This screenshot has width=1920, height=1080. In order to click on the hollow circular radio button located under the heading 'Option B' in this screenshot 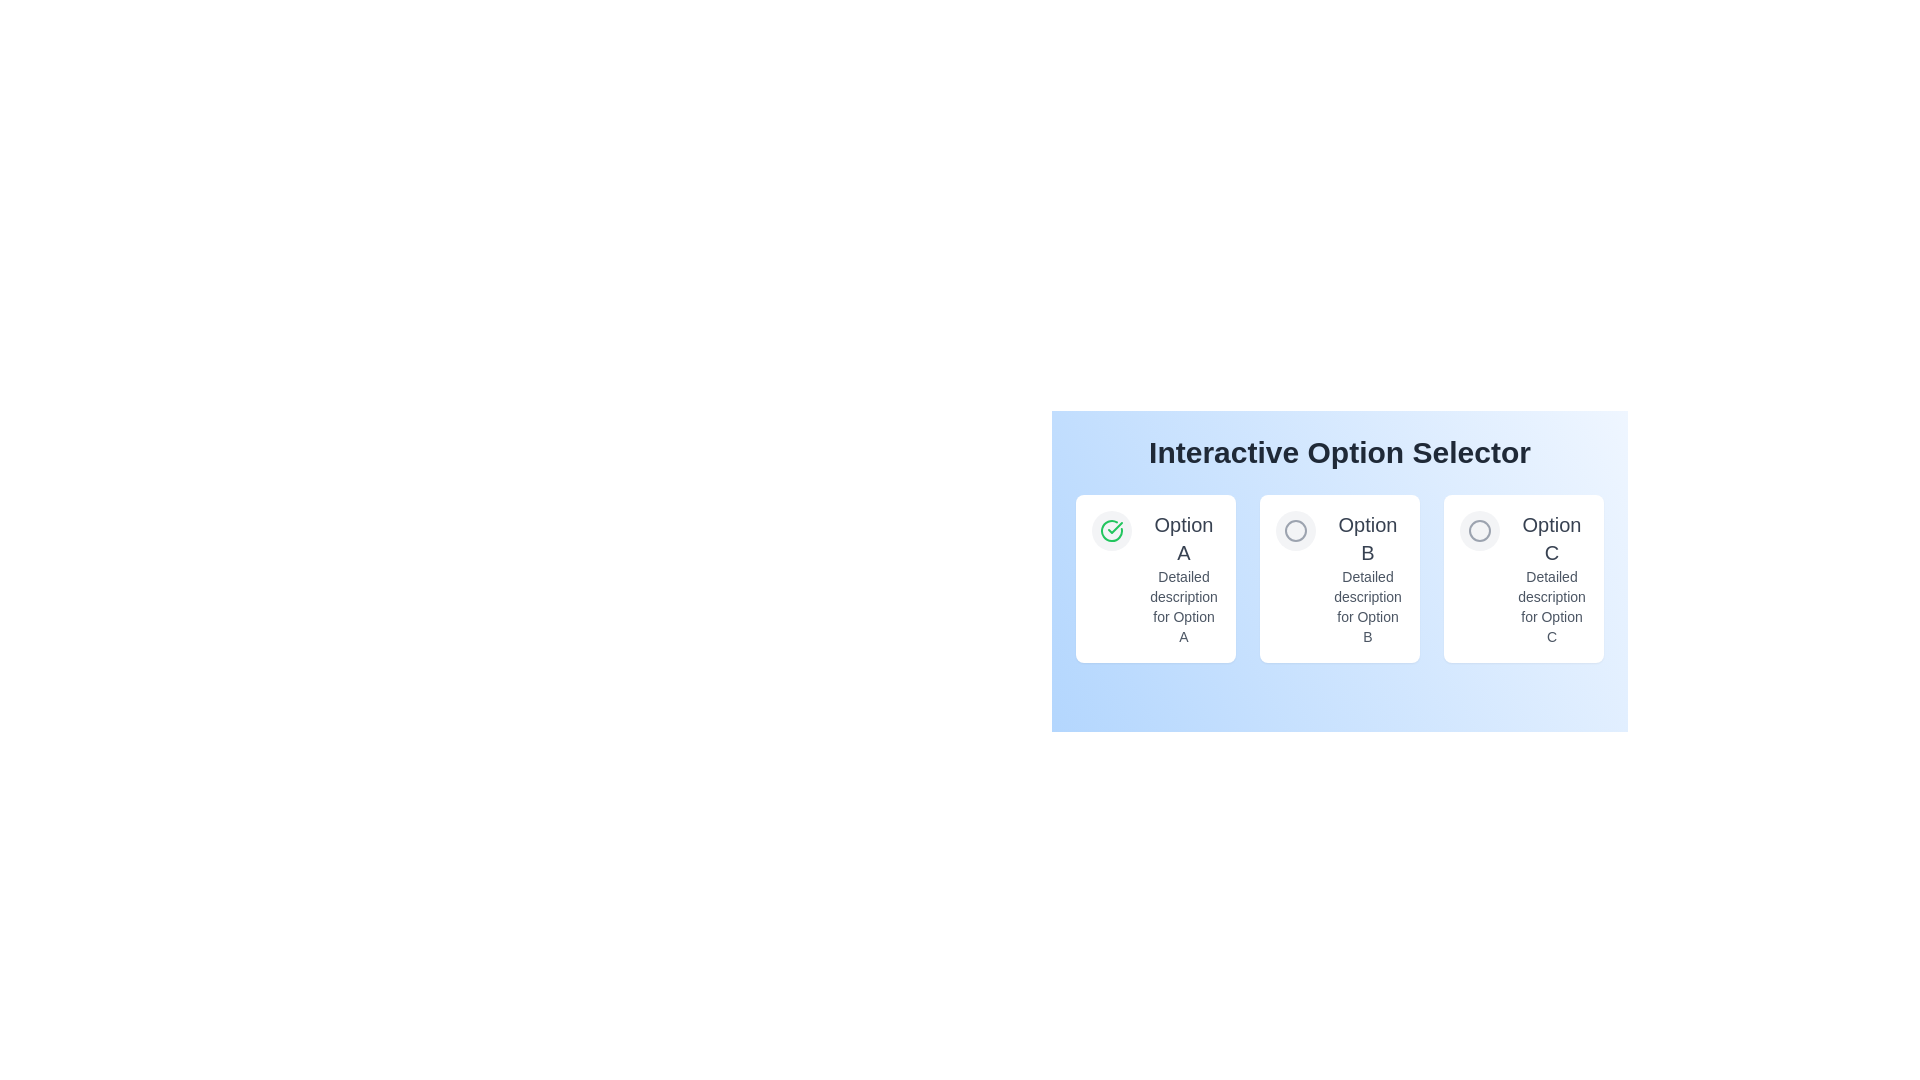, I will do `click(1296, 530)`.